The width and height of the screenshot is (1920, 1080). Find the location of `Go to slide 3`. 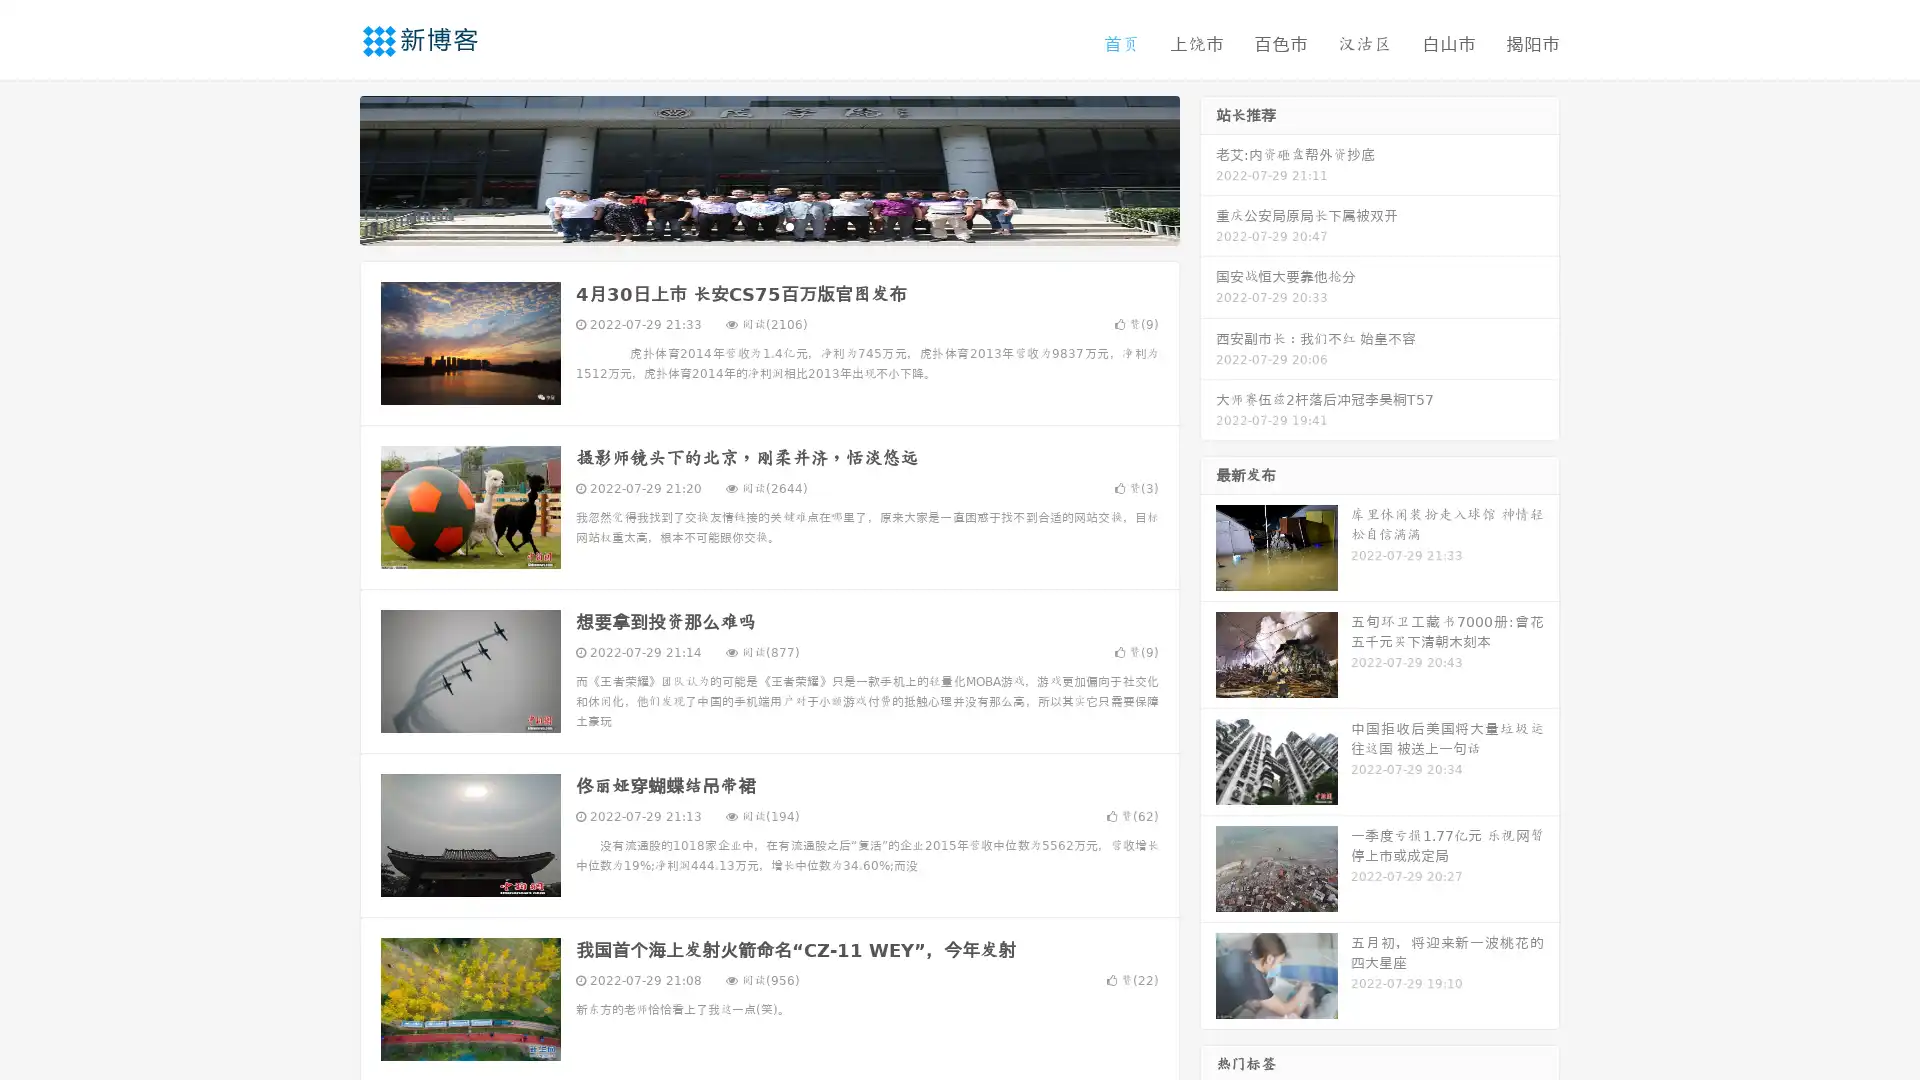

Go to slide 3 is located at coordinates (789, 225).